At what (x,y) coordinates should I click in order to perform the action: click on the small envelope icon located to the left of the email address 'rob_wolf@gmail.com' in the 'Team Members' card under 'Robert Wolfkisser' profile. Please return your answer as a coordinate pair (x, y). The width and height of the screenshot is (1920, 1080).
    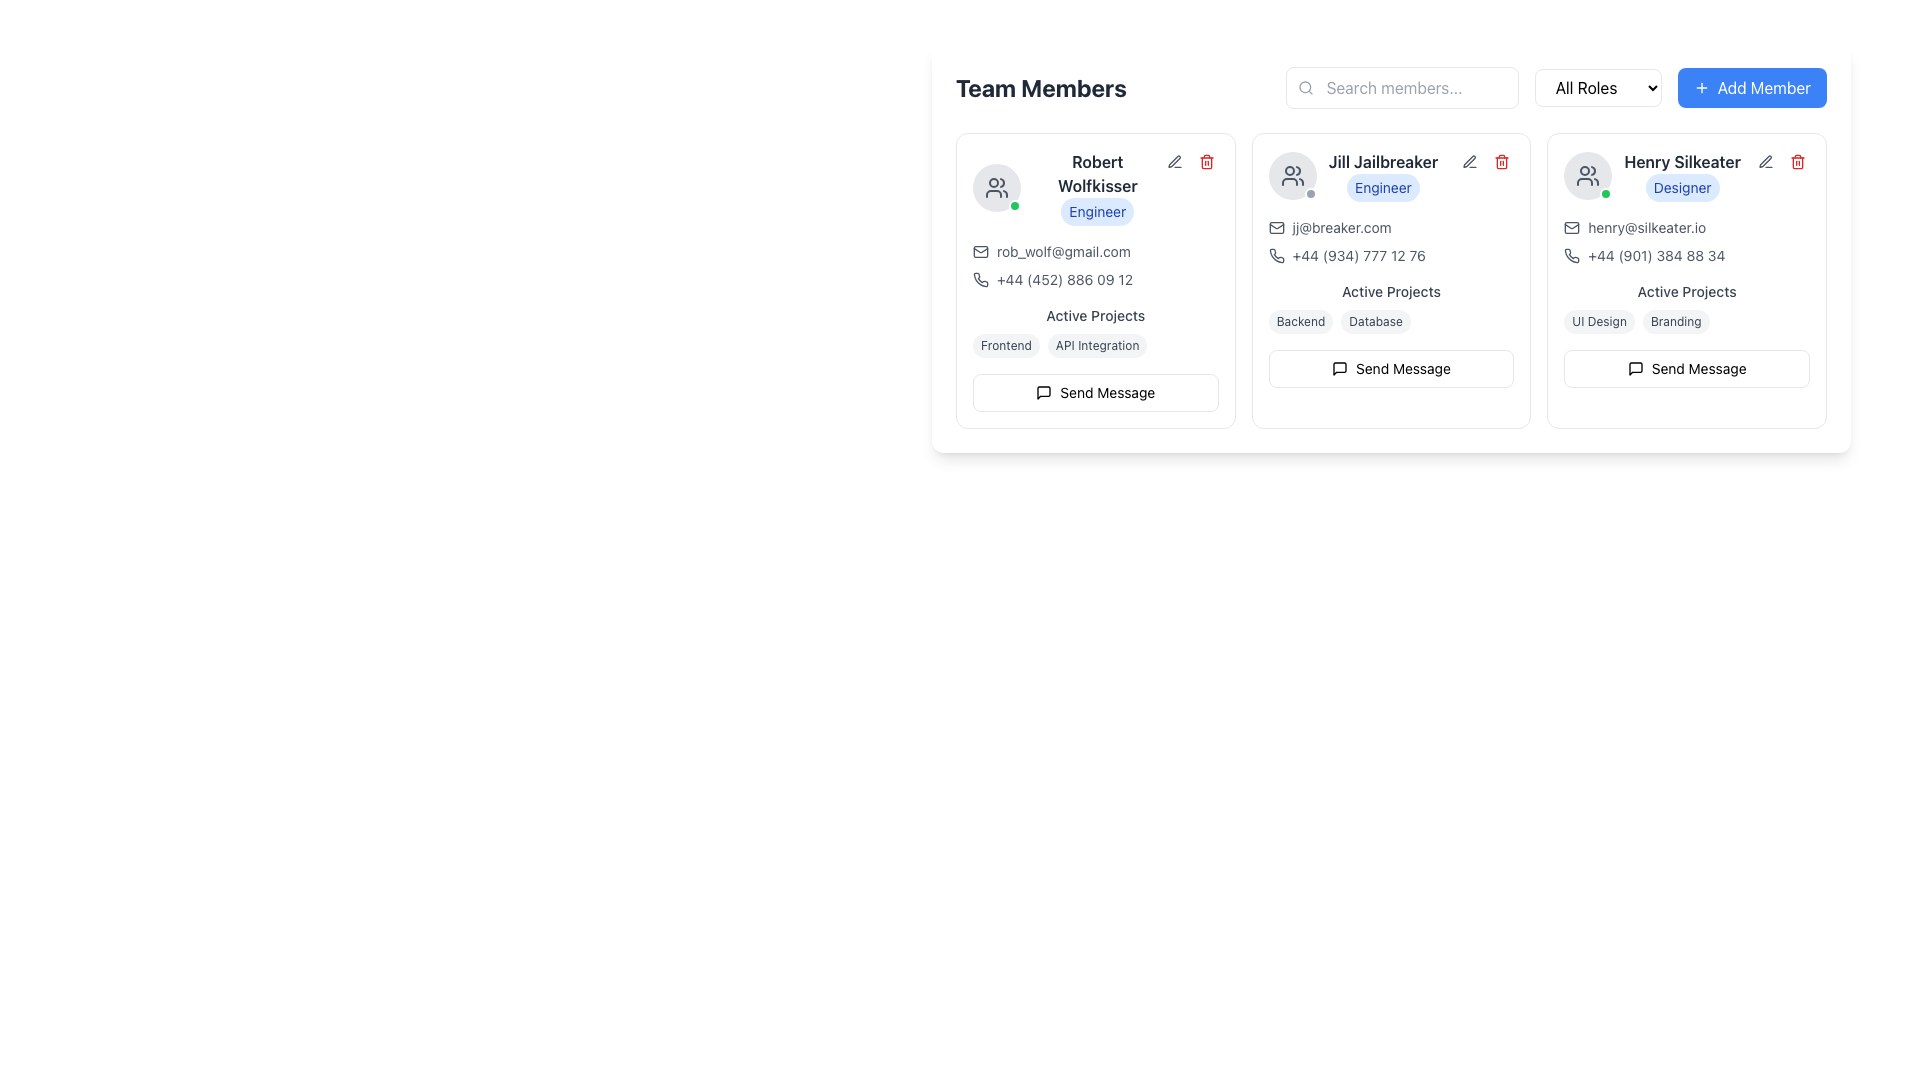
    Looking at the image, I should click on (980, 250).